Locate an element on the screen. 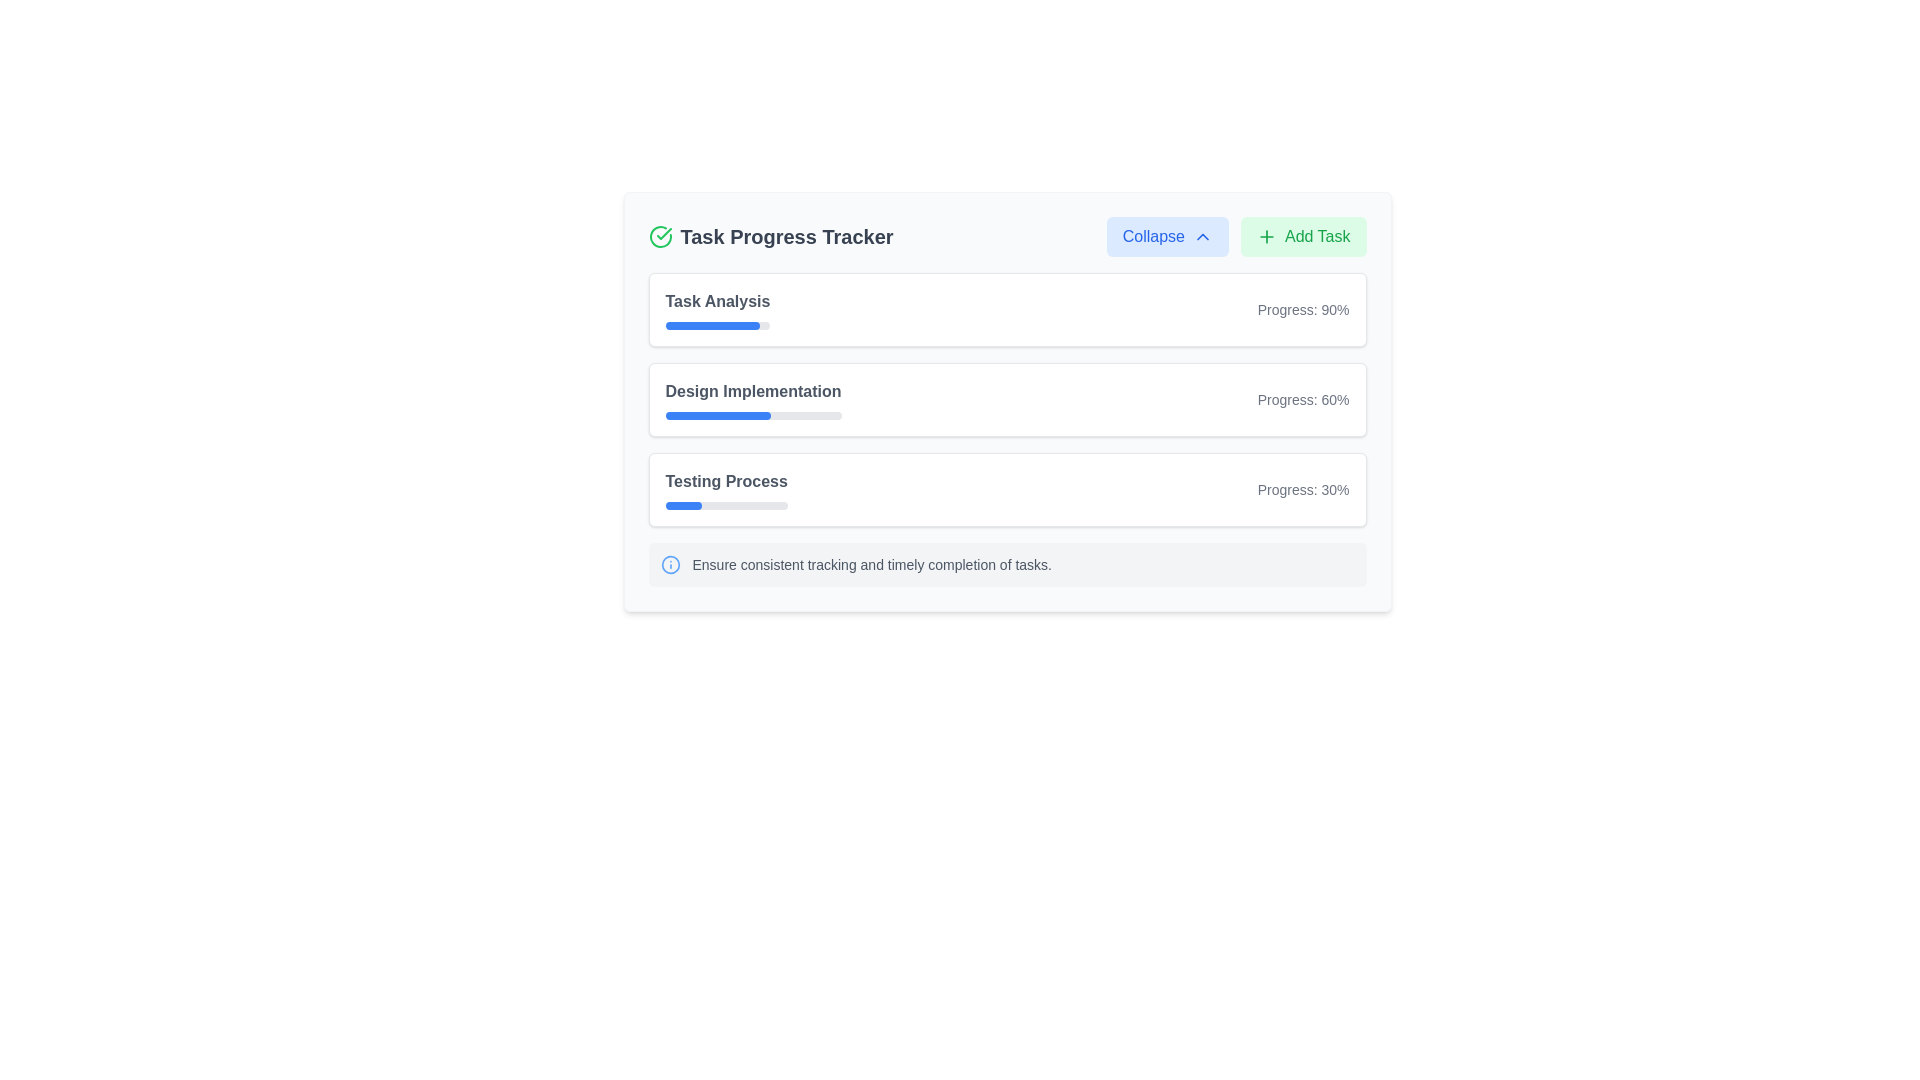 Image resolution: width=1920 pixels, height=1080 pixels. 'Task Analysis' text label displayed in bold gray font, located in the 'Task Progress Tracker' section above the progress bar is located at coordinates (717, 301).